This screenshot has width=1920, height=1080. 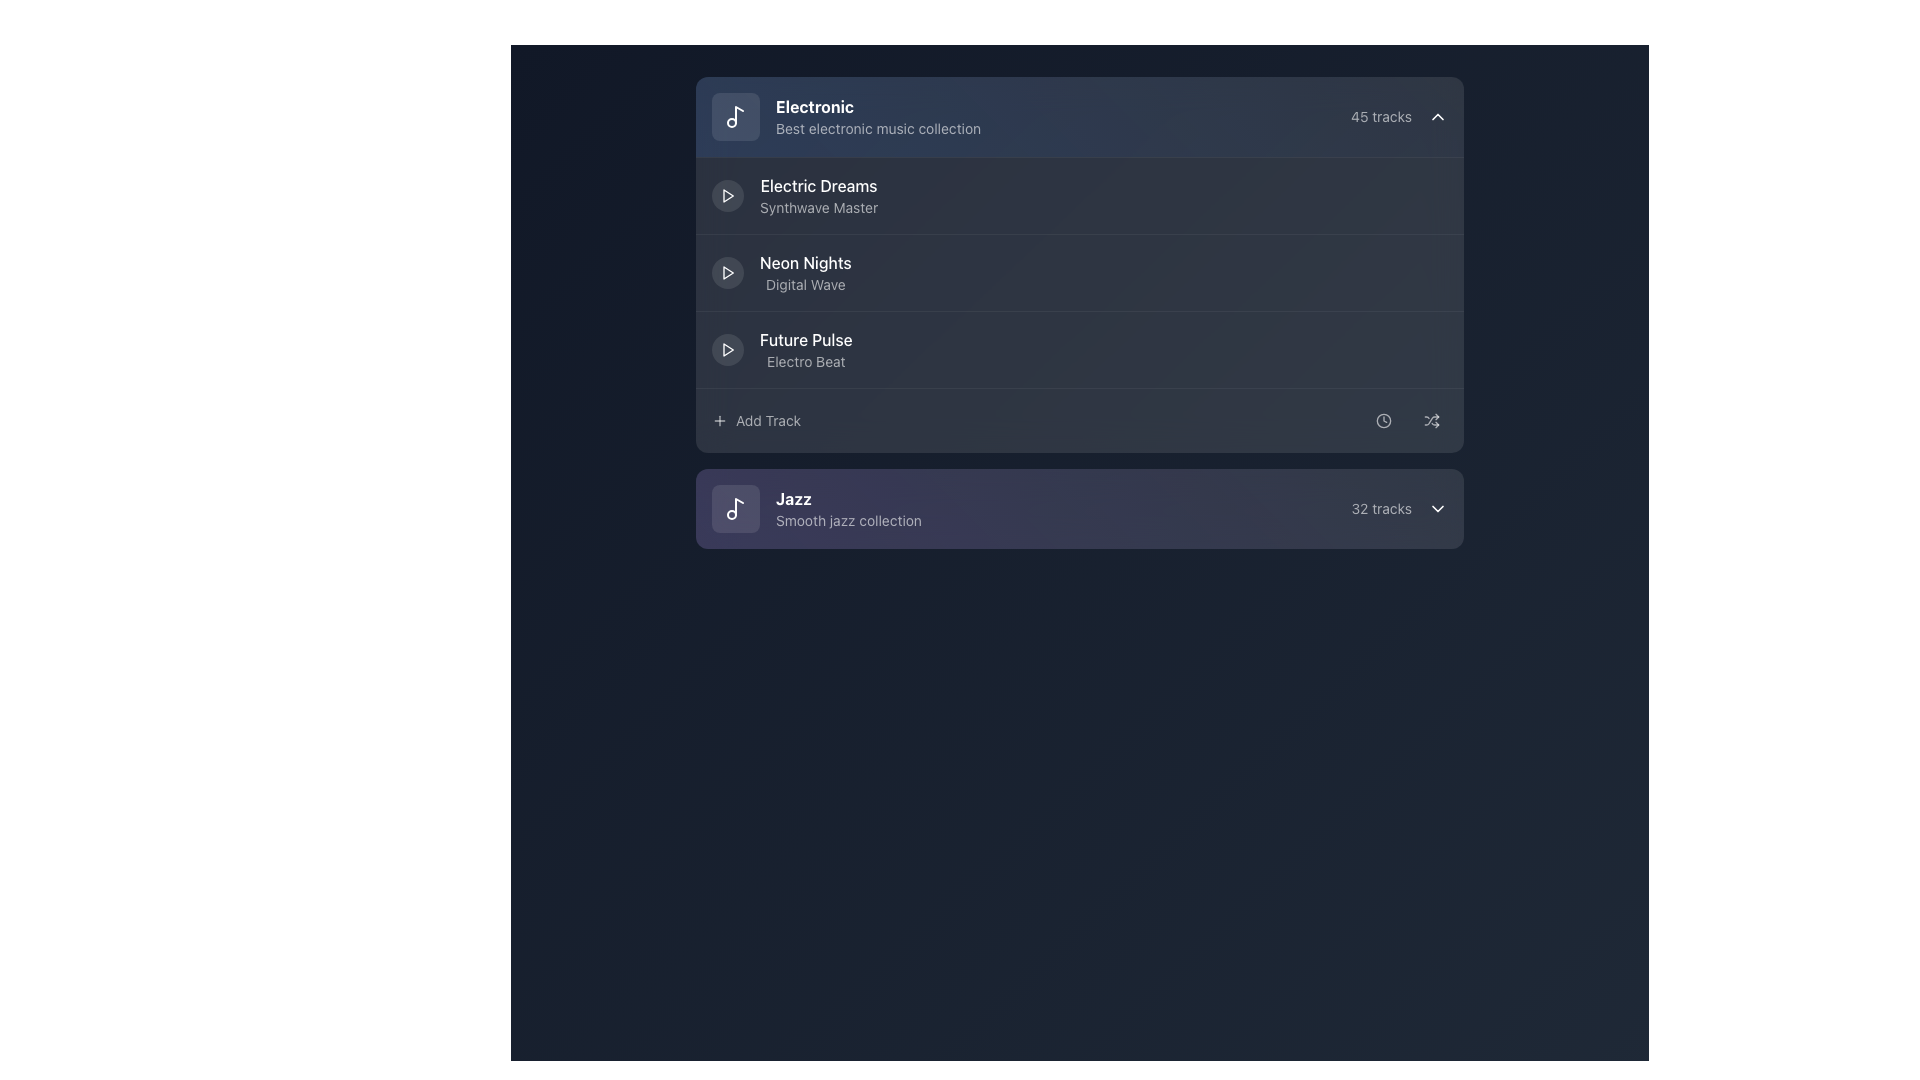 What do you see at coordinates (849, 519) in the screenshot?
I see `the descriptive subtitle text label for the 'Jazz' music genre, which is positioned directly below the 'Jazz' text label in the music genres list` at bounding box center [849, 519].